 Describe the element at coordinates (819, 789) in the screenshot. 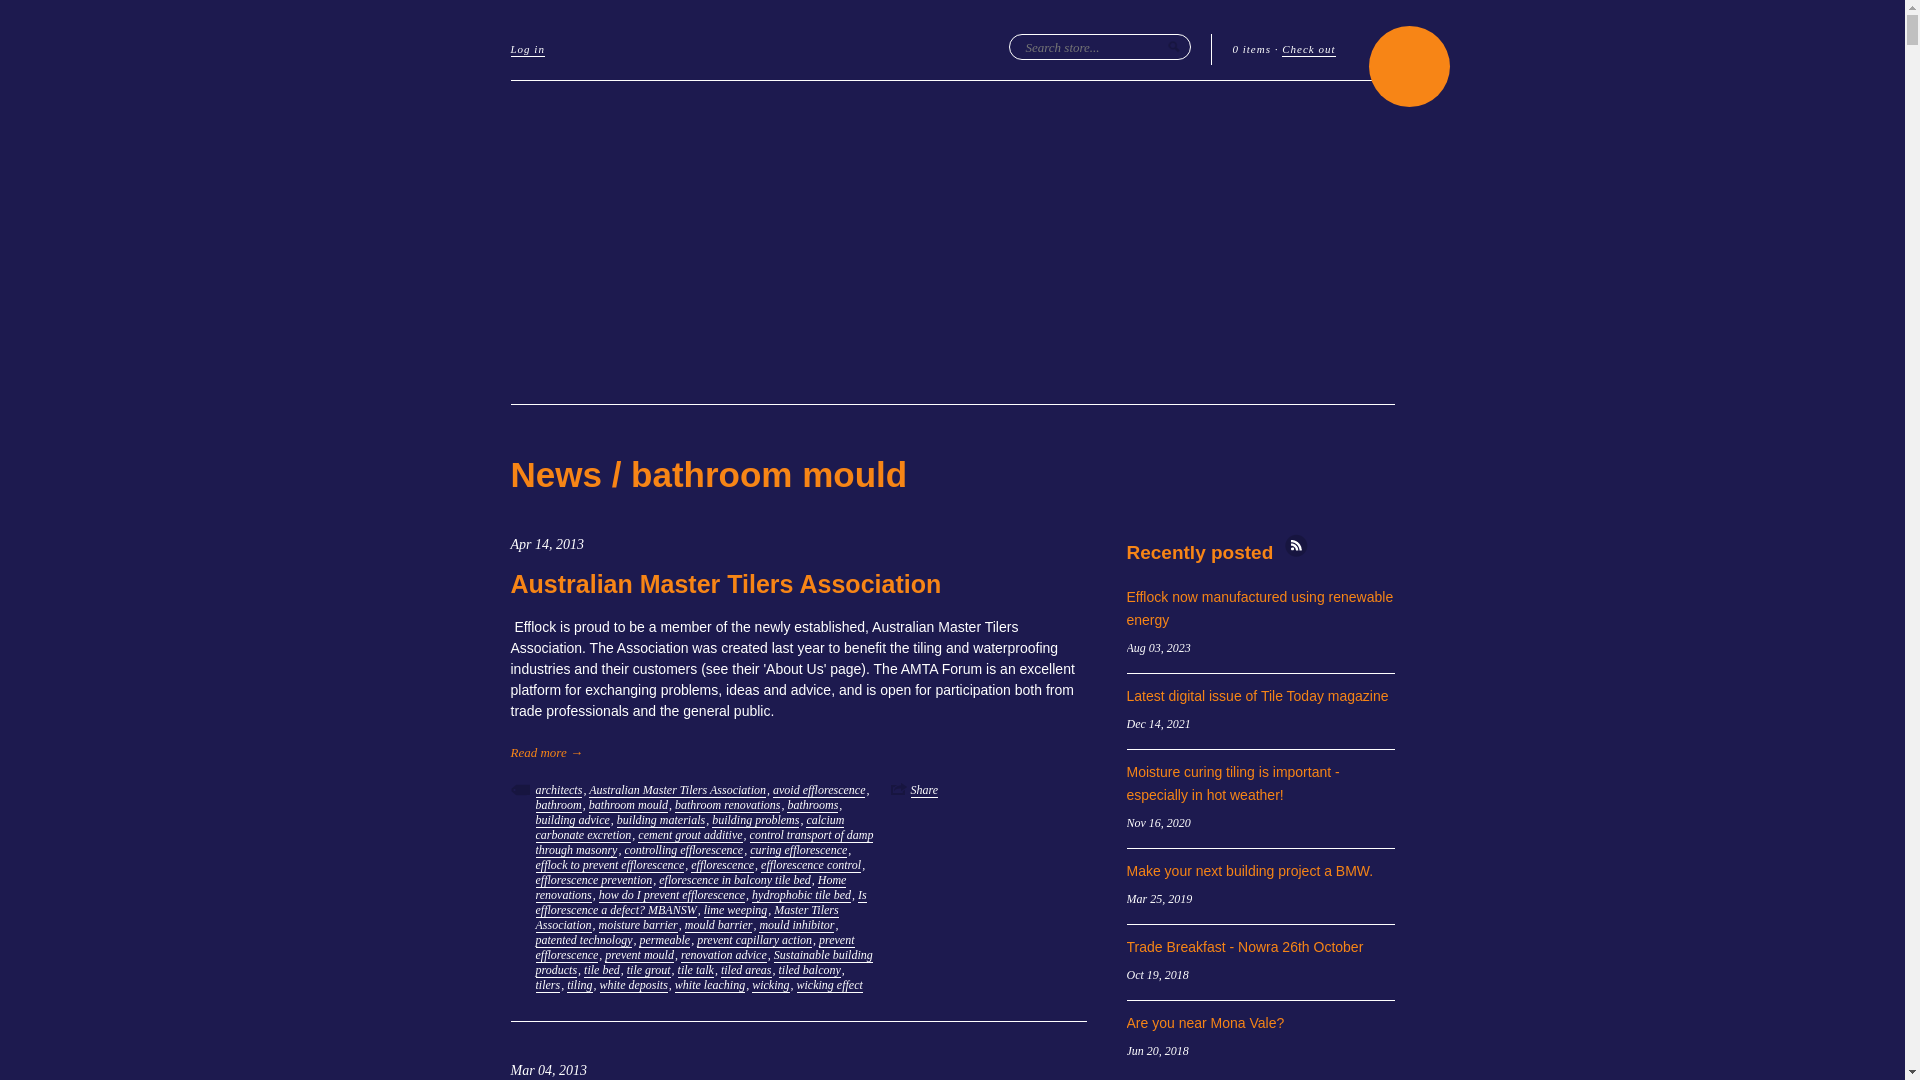

I see `'avoid efflorescence'` at that location.